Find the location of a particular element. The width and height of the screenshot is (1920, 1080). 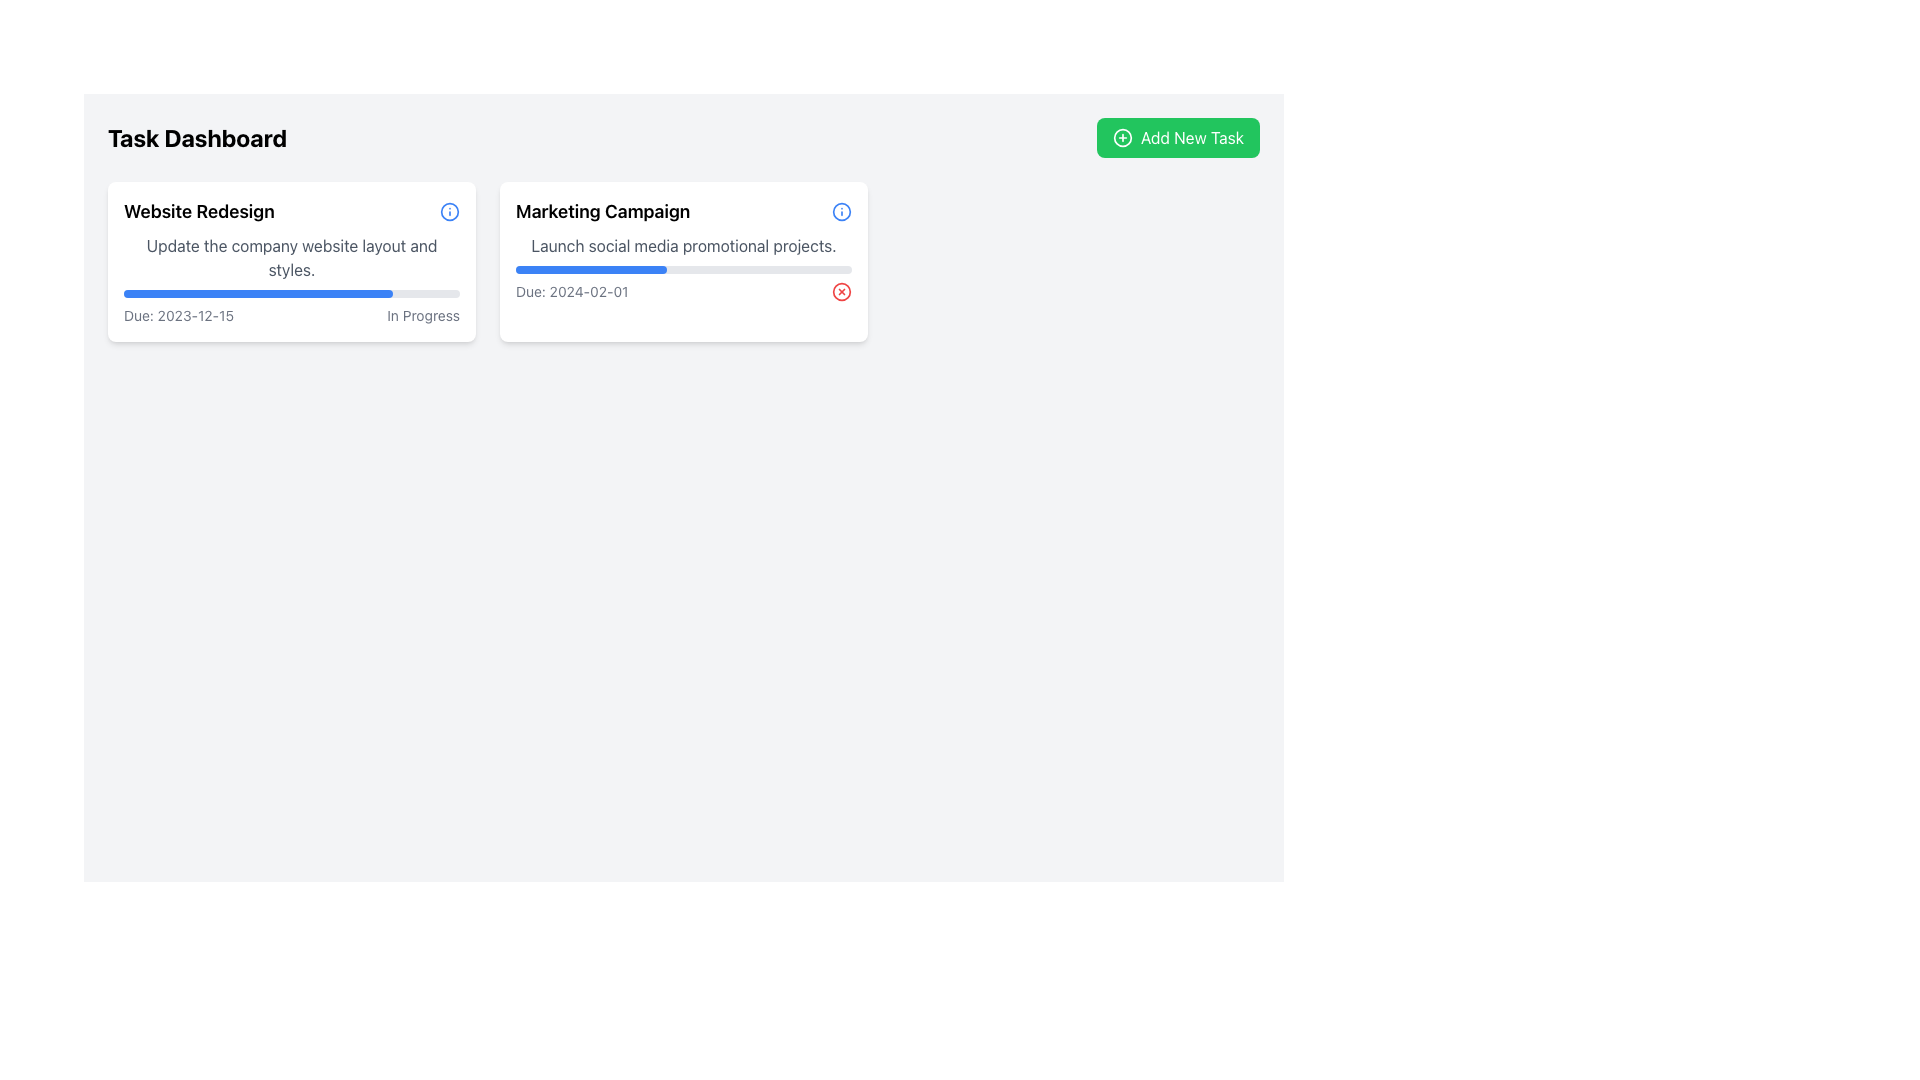

the decorative circle in the 'Add New Task' icon, which is a central circular component representing a plus symbol is located at coordinates (1123, 137).